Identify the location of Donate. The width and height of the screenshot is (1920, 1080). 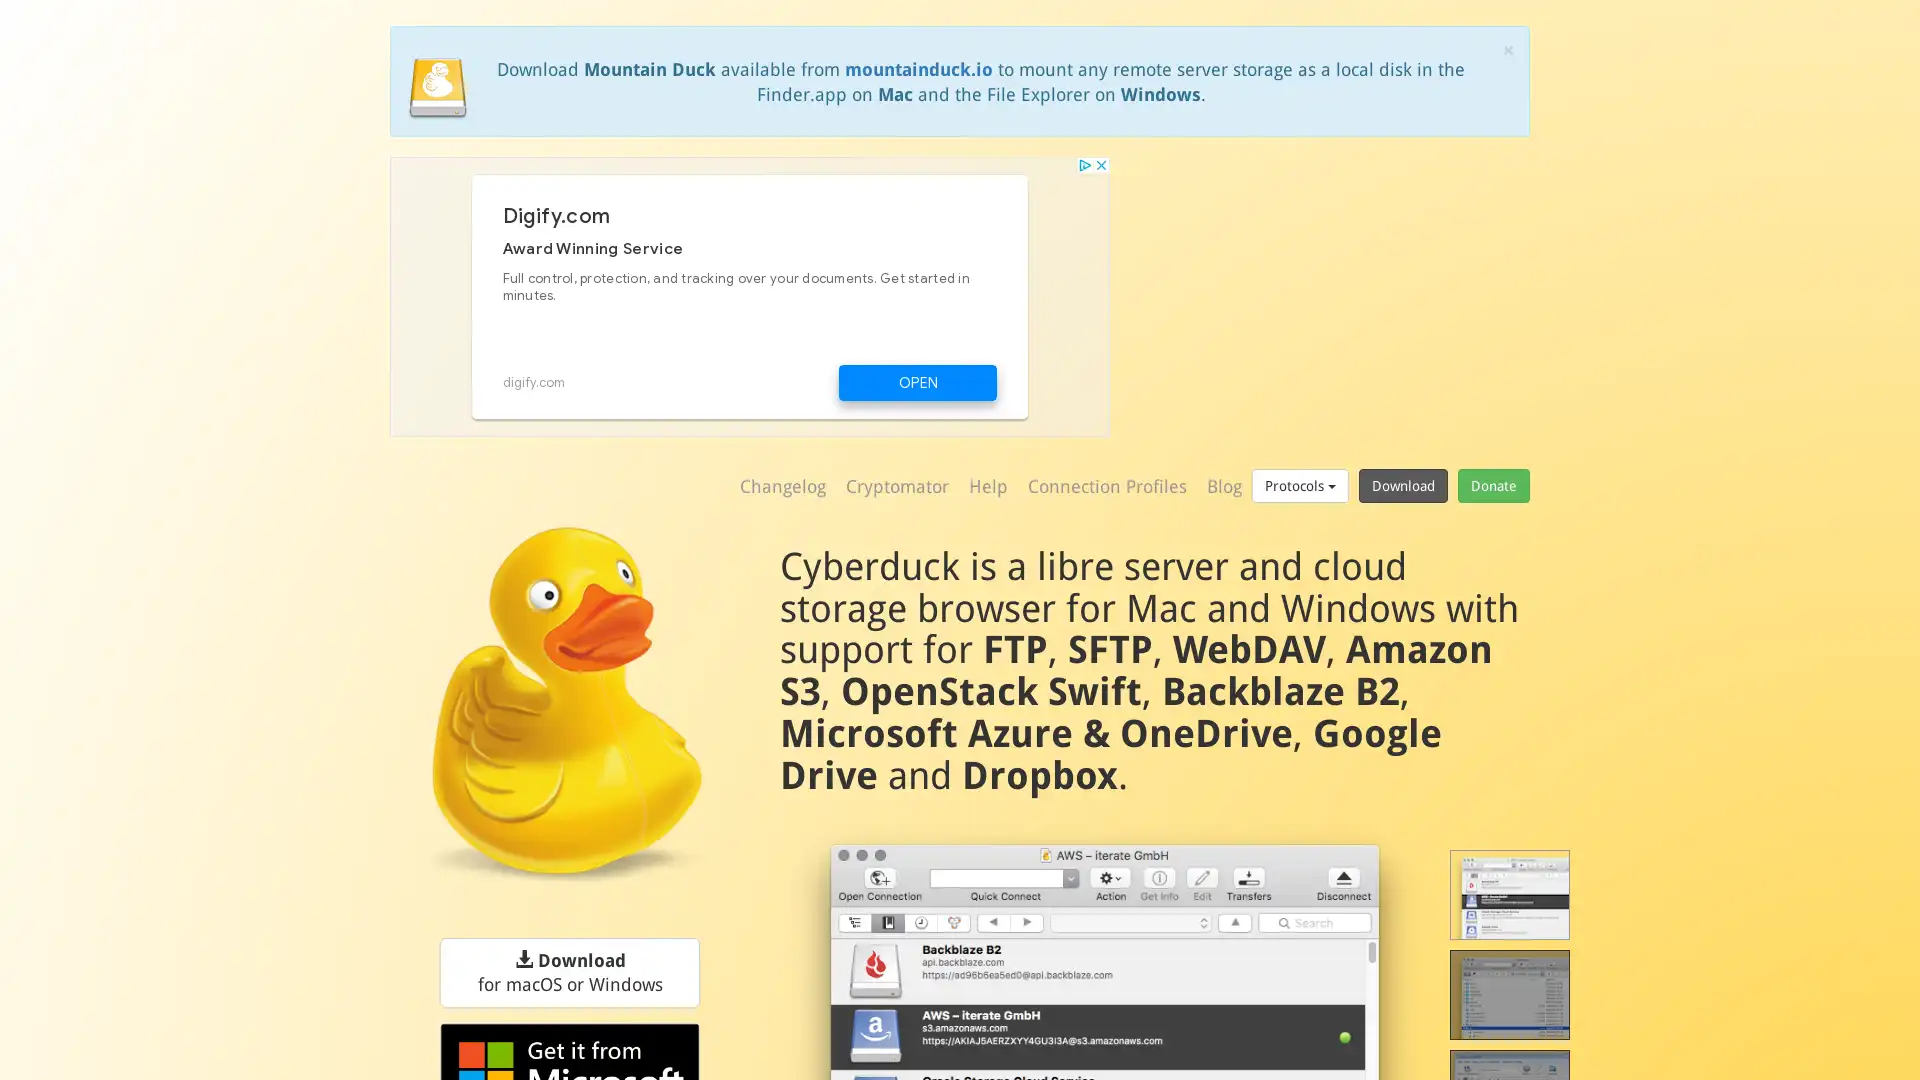
(1493, 485).